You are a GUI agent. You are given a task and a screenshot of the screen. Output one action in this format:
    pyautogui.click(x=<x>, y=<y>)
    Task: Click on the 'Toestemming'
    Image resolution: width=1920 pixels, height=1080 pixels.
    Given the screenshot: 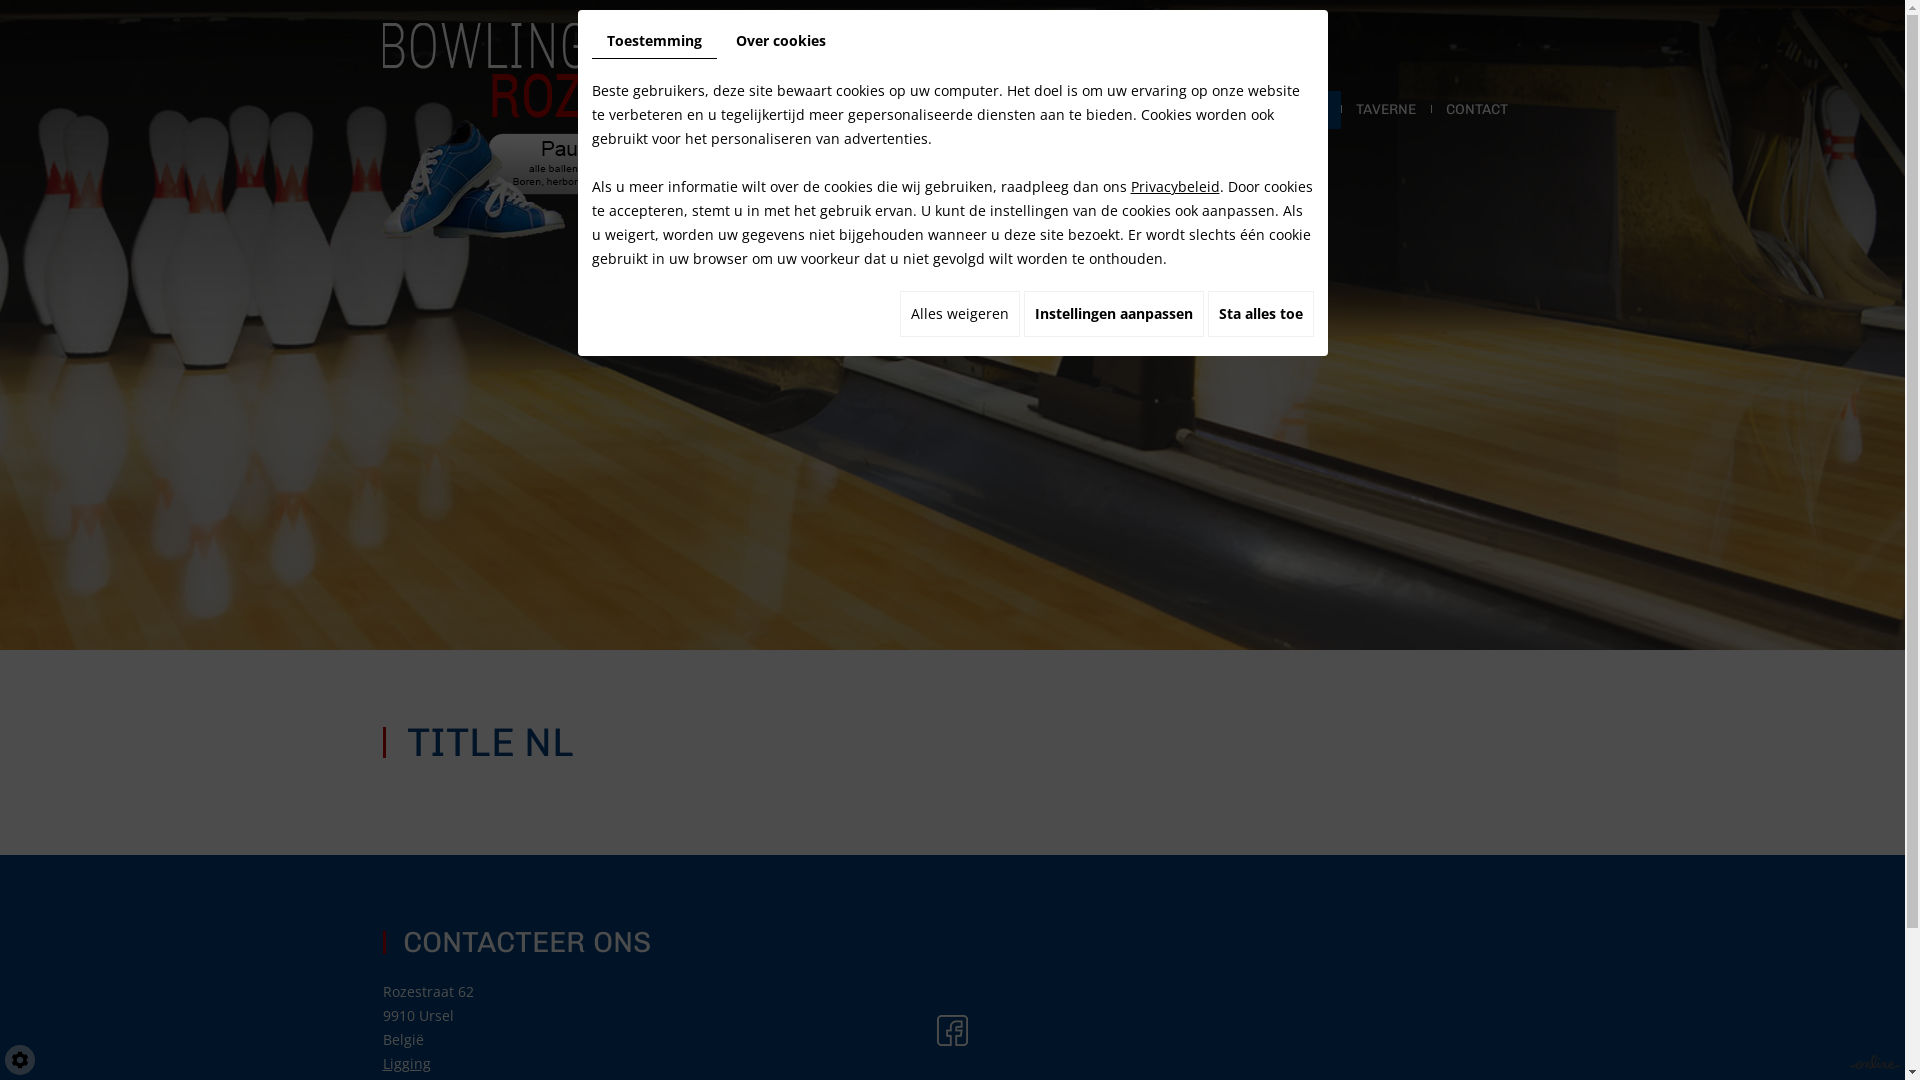 What is the action you would take?
    pyautogui.click(x=654, y=41)
    